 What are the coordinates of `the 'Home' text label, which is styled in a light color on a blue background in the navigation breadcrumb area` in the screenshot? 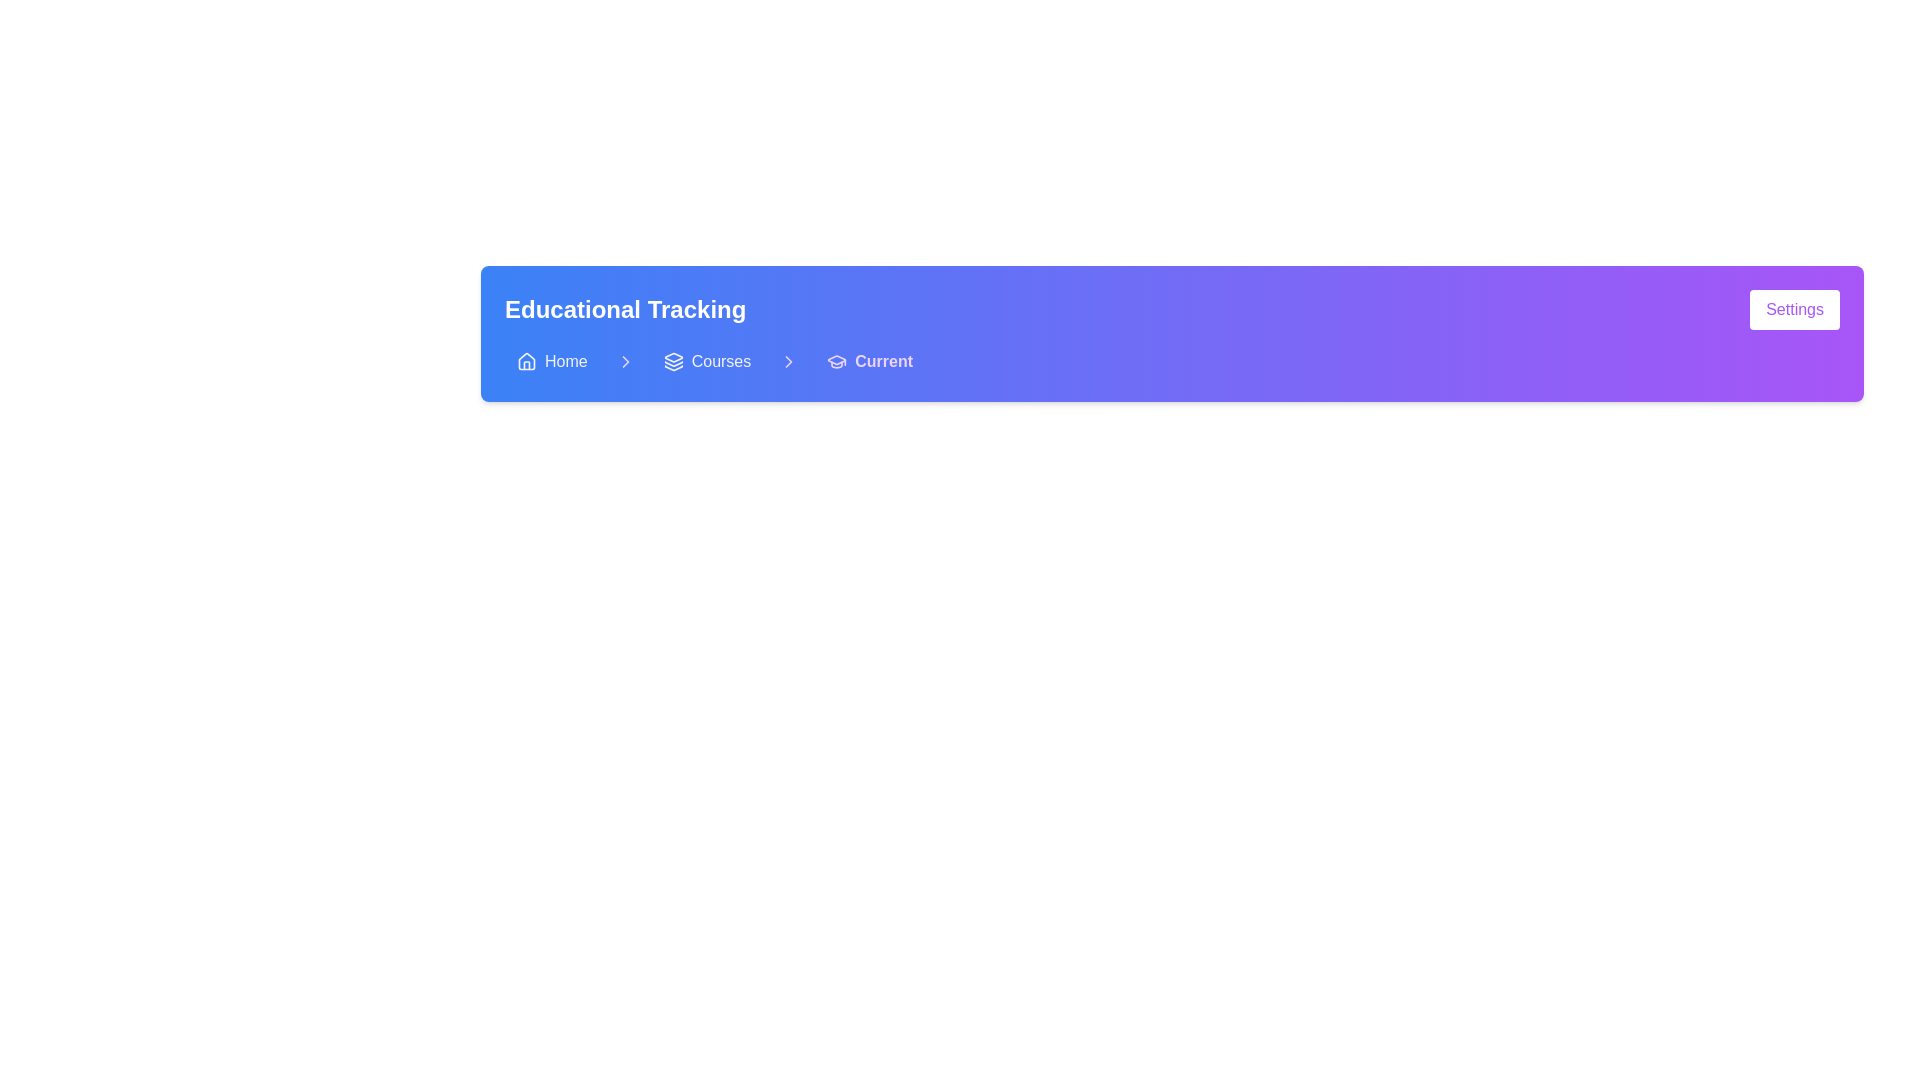 It's located at (565, 362).